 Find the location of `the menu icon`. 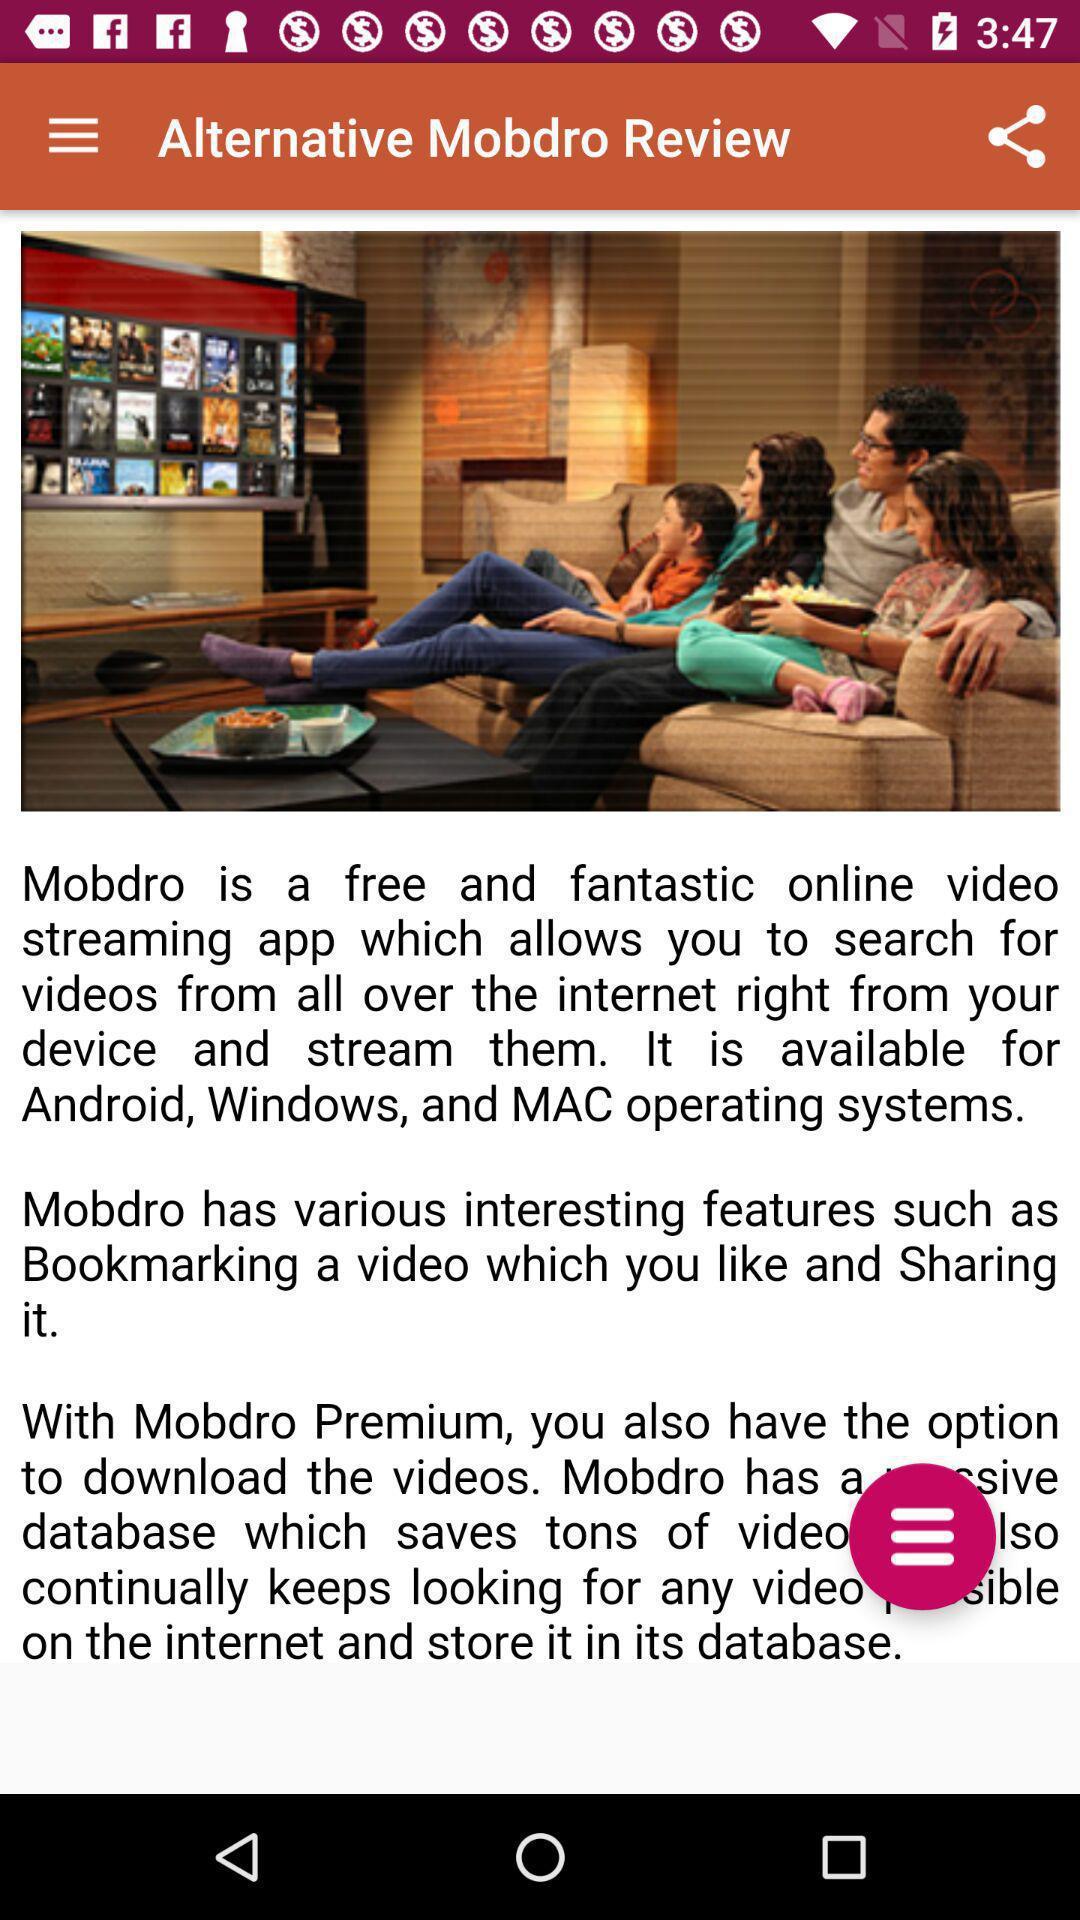

the menu icon is located at coordinates (922, 1535).